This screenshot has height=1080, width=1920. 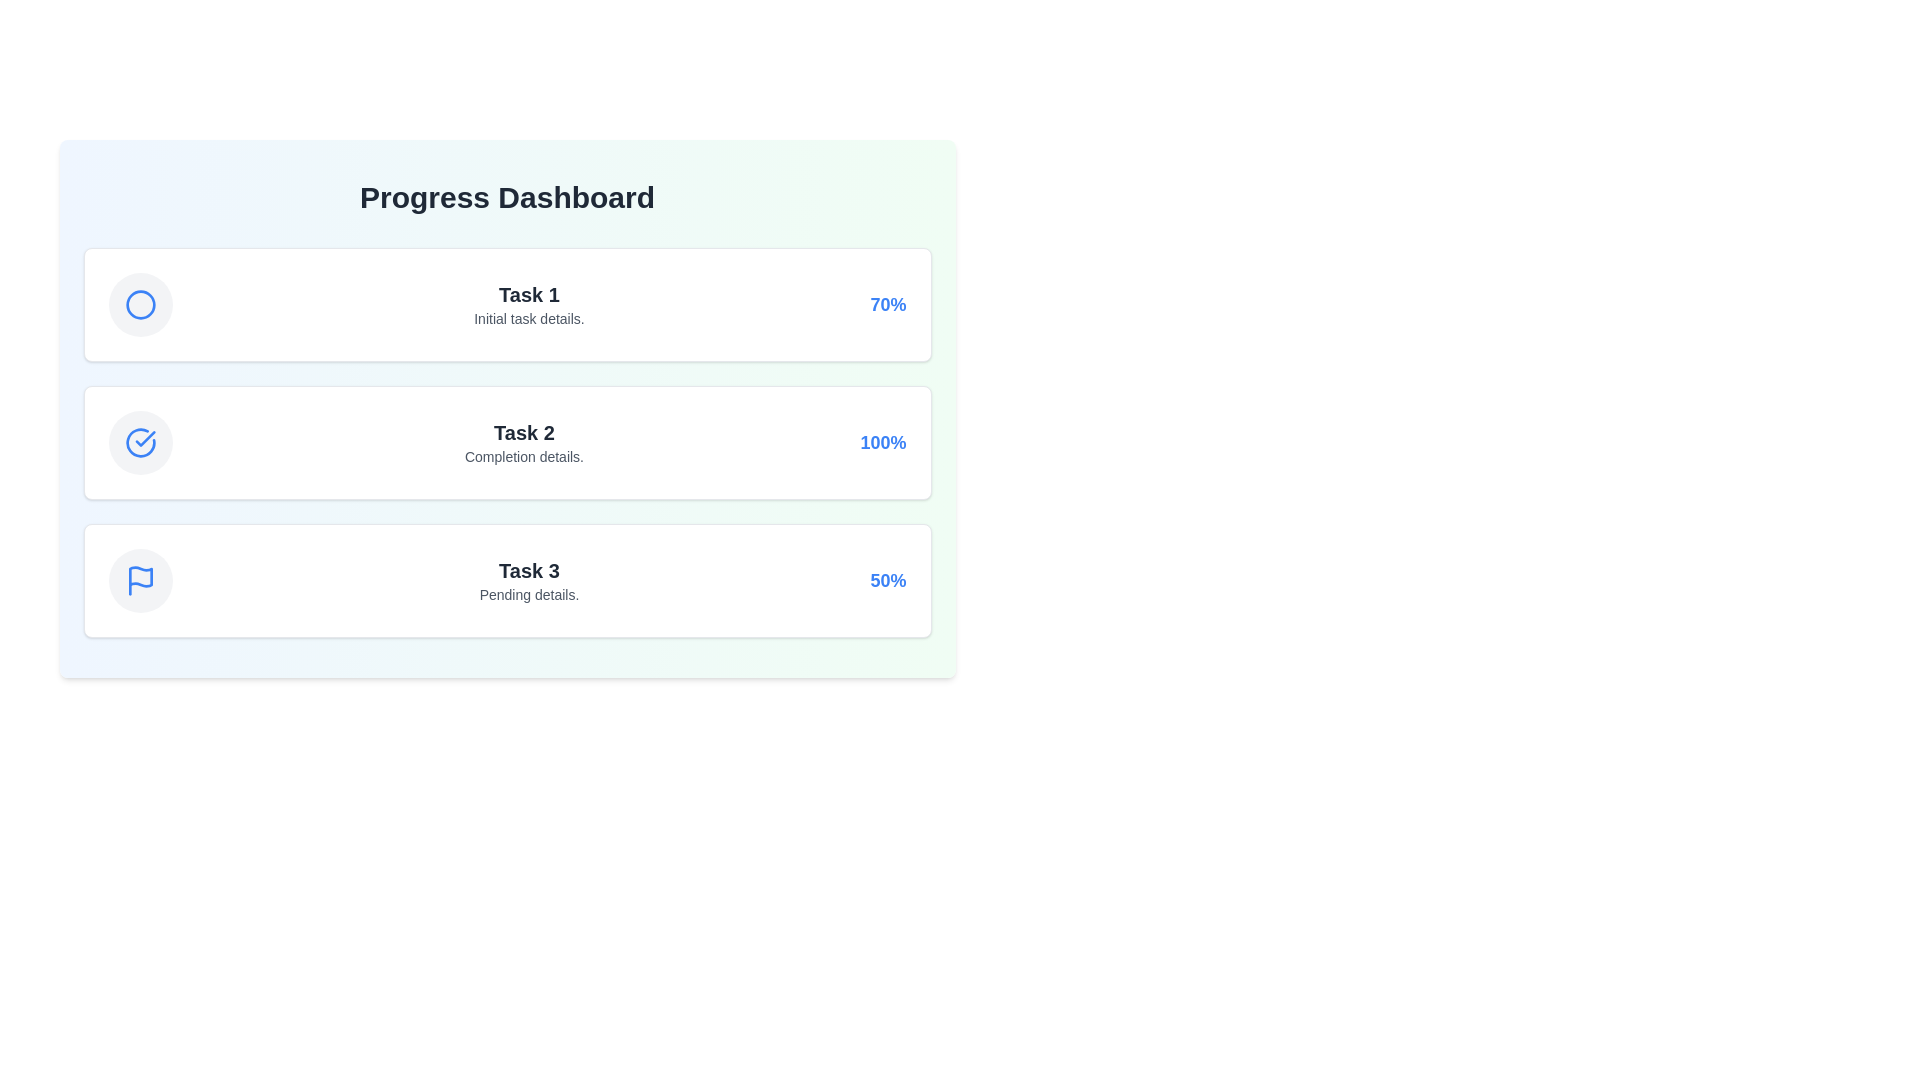 What do you see at coordinates (139, 442) in the screenshot?
I see `the left-side circular icon with a checkmark inside, styled with a blue outline on a white background, associated with the 'Task 2' row in the progress dashboard` at bounding box center [139, 442].